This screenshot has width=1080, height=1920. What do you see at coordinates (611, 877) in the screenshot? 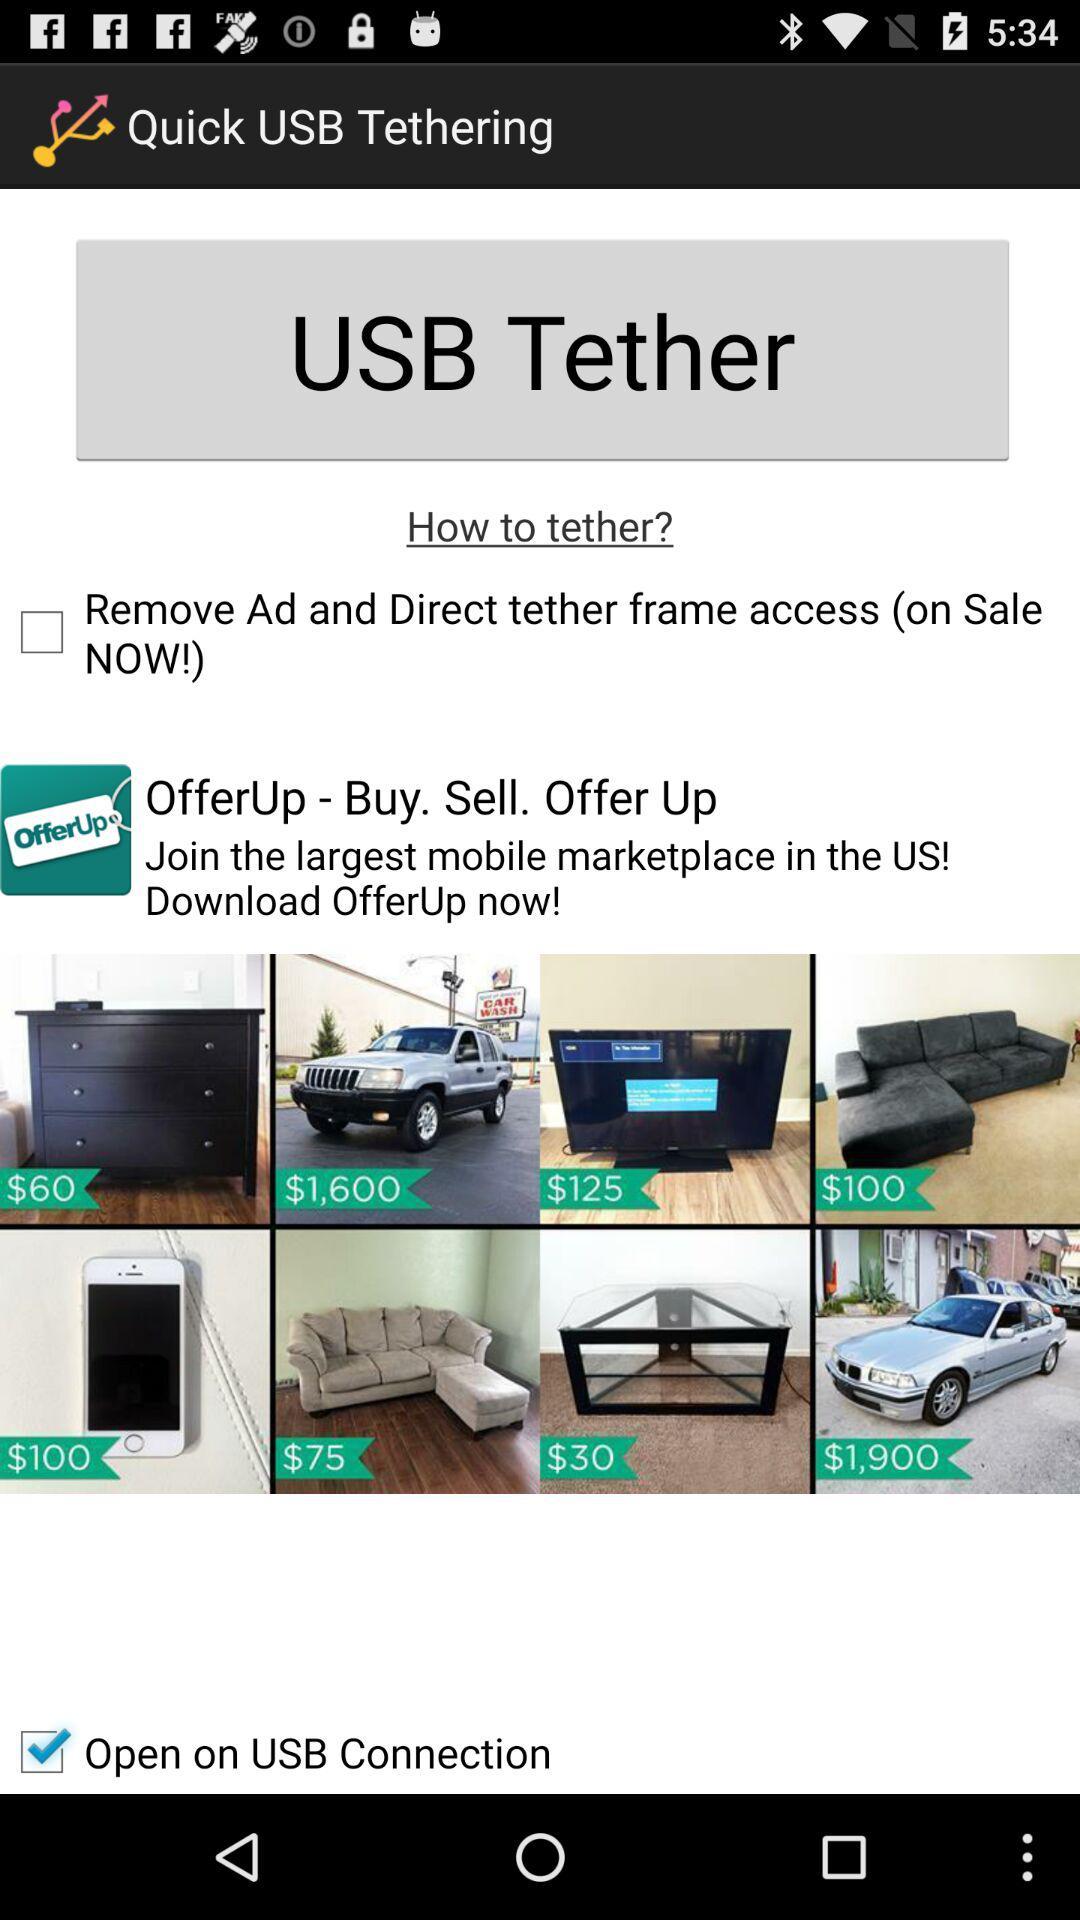
I see `app below offerup buy sell item` at bounding box center [611, 877].